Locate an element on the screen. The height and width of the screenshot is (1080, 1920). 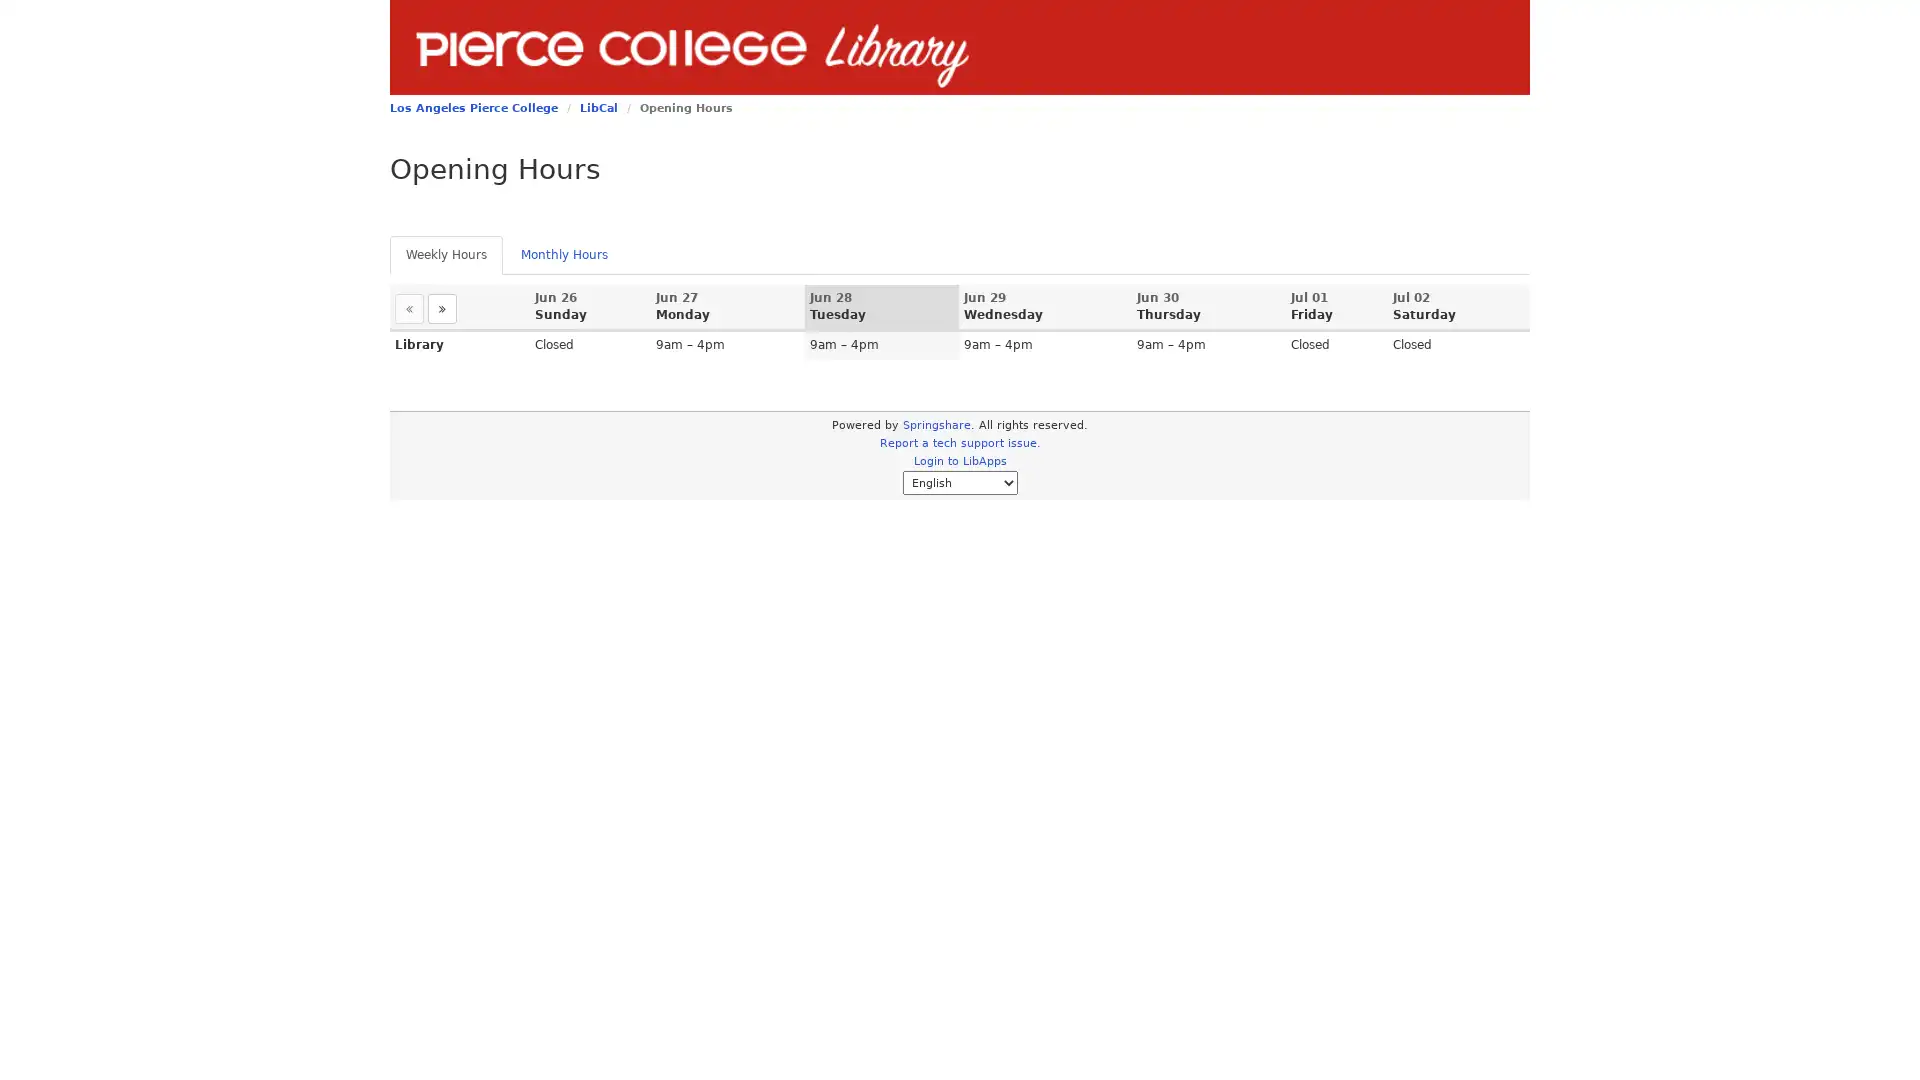
Next is located at coordinates (441, 308).